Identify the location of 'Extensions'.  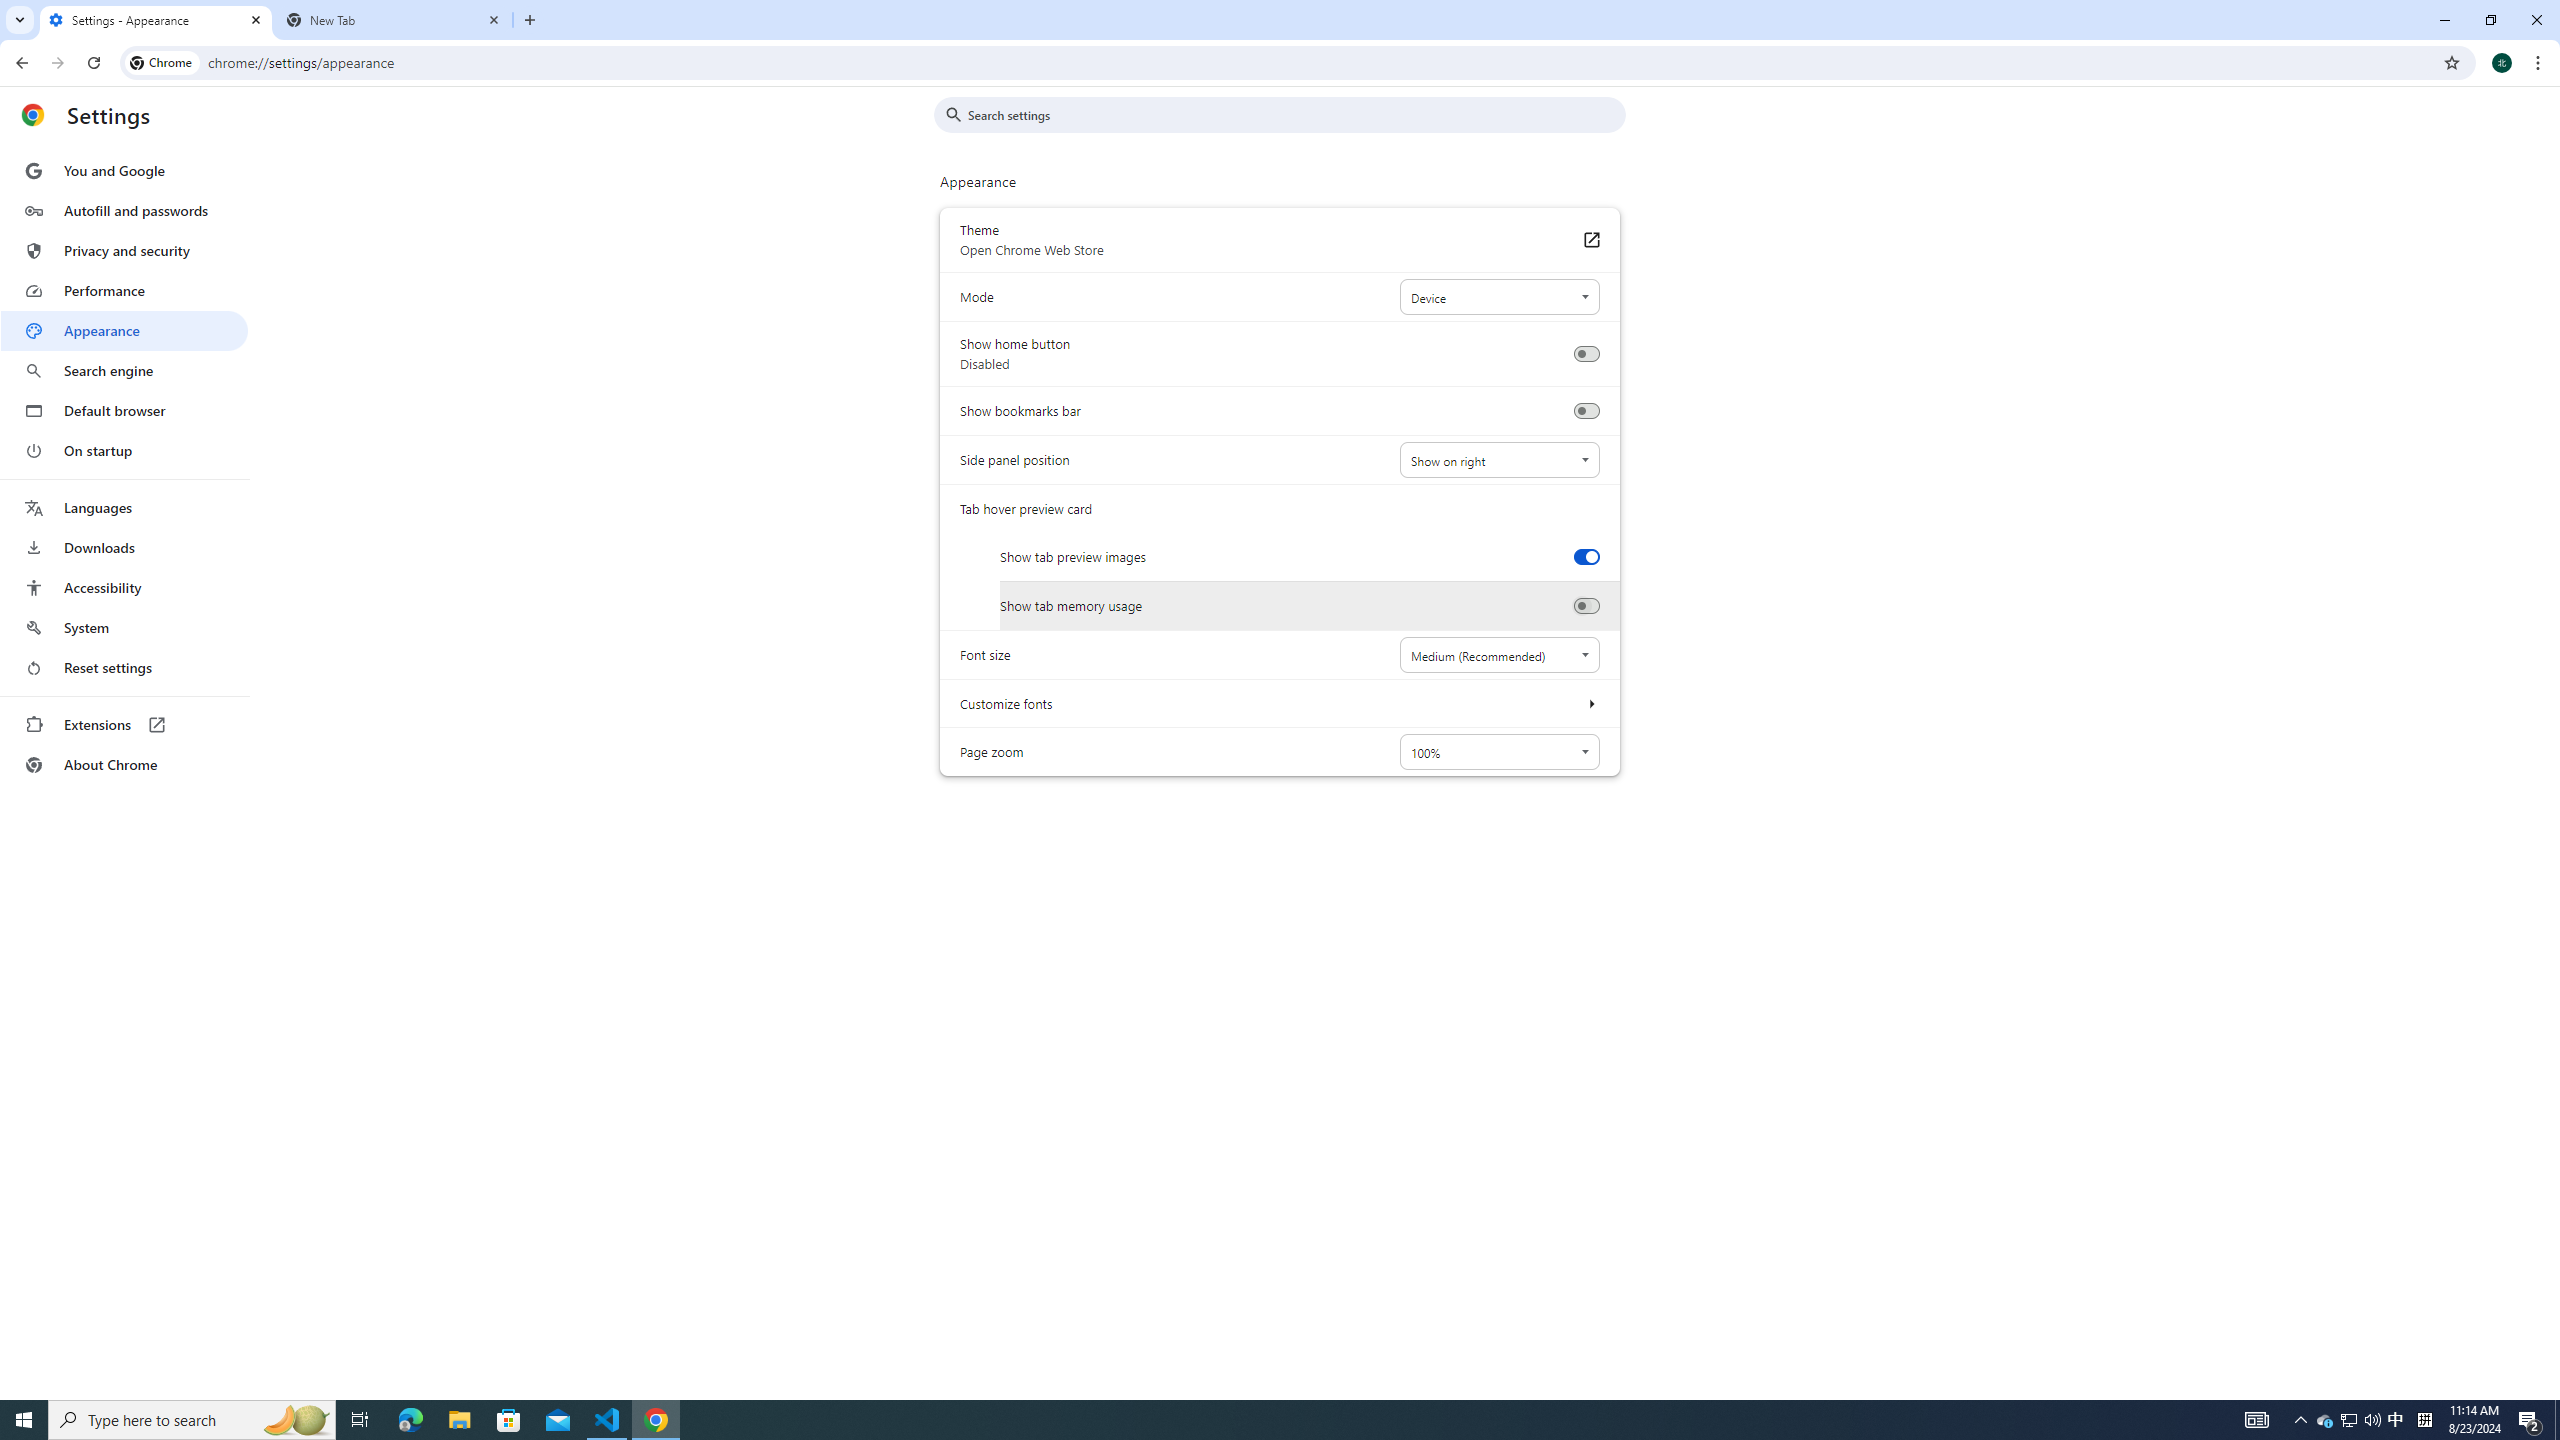
(123, 724).